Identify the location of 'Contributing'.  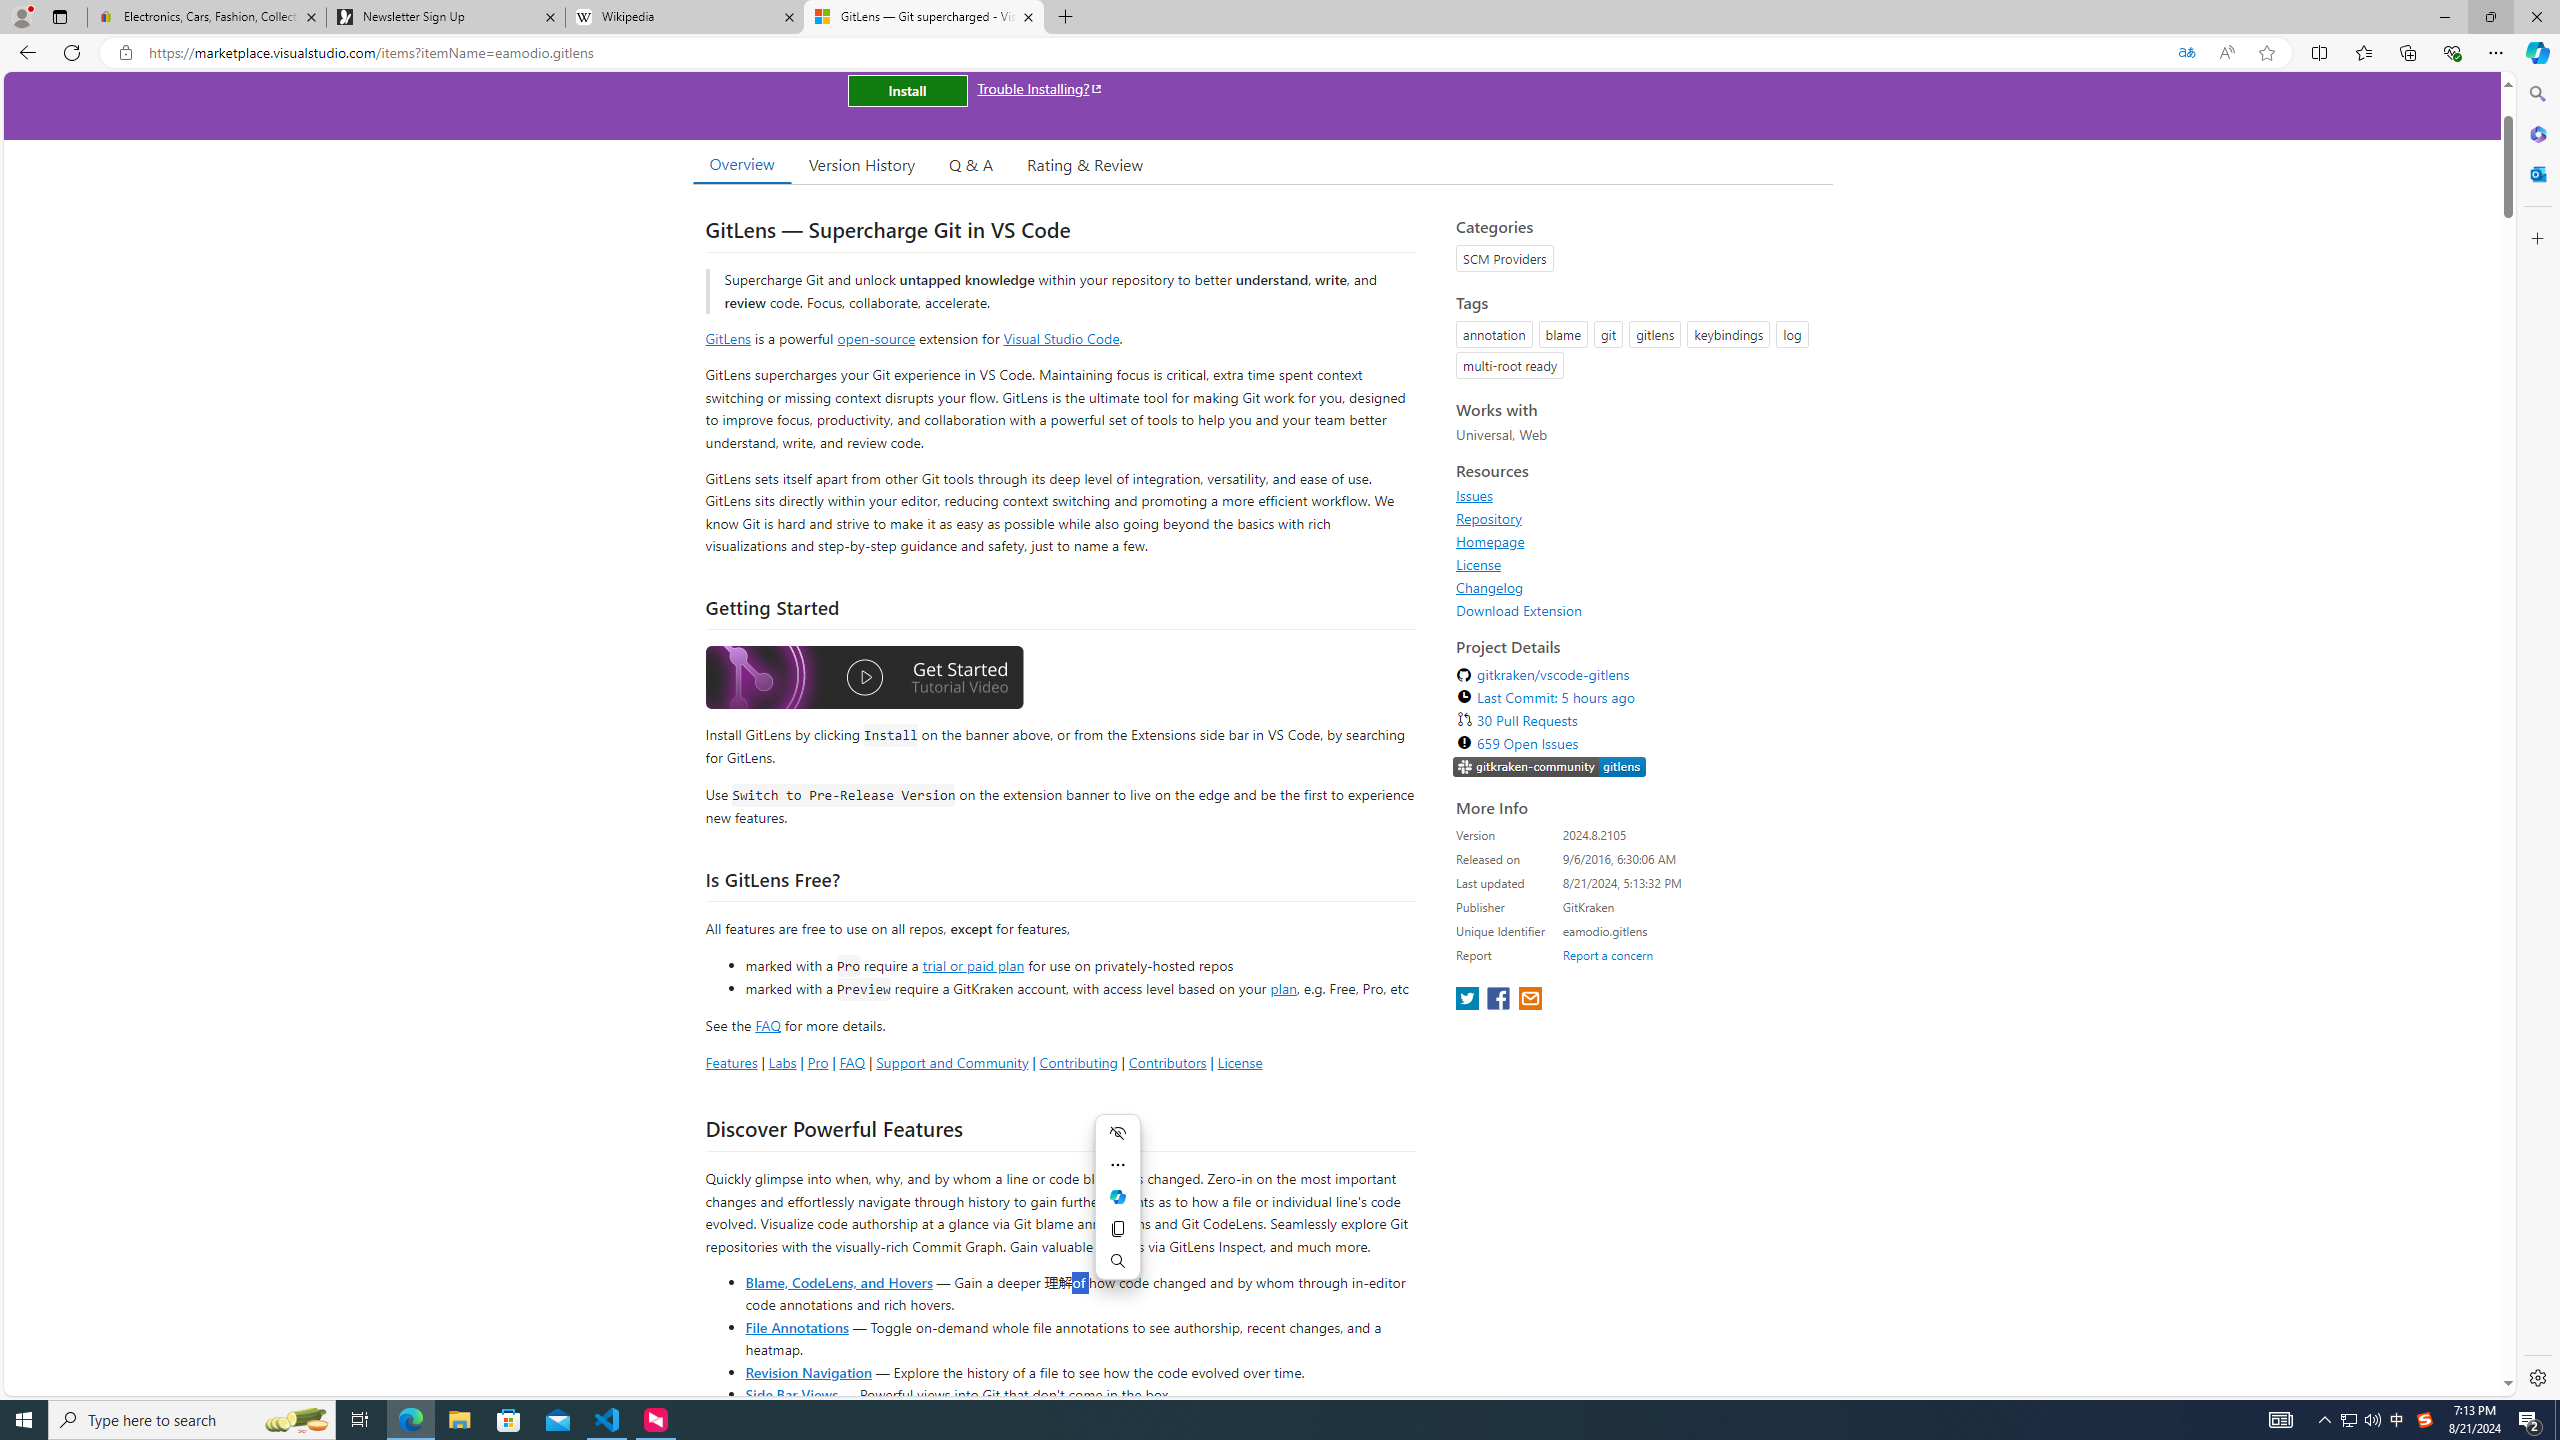
(1079, 1061).